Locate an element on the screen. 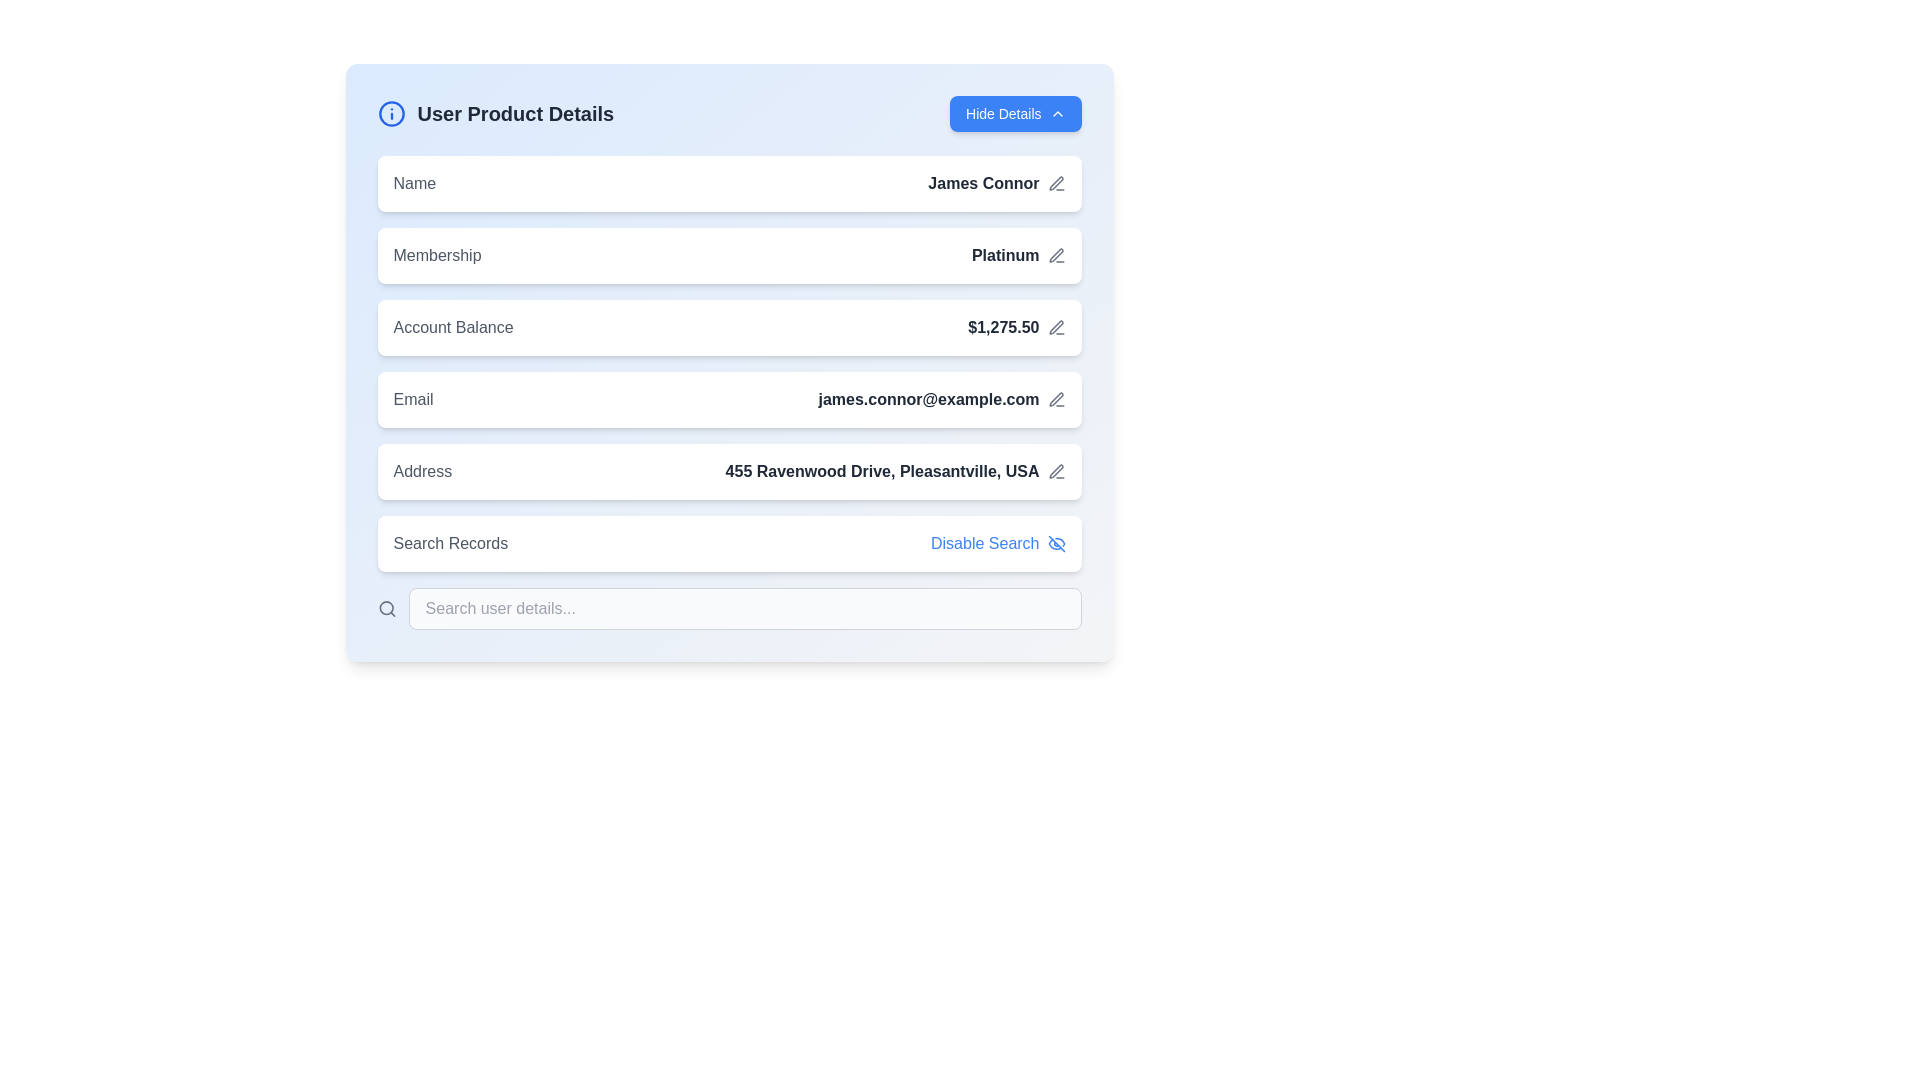  the button in the upper right corner of the 'User Product Details' section to receive visual feedback is located at coordinates (1015, 114).